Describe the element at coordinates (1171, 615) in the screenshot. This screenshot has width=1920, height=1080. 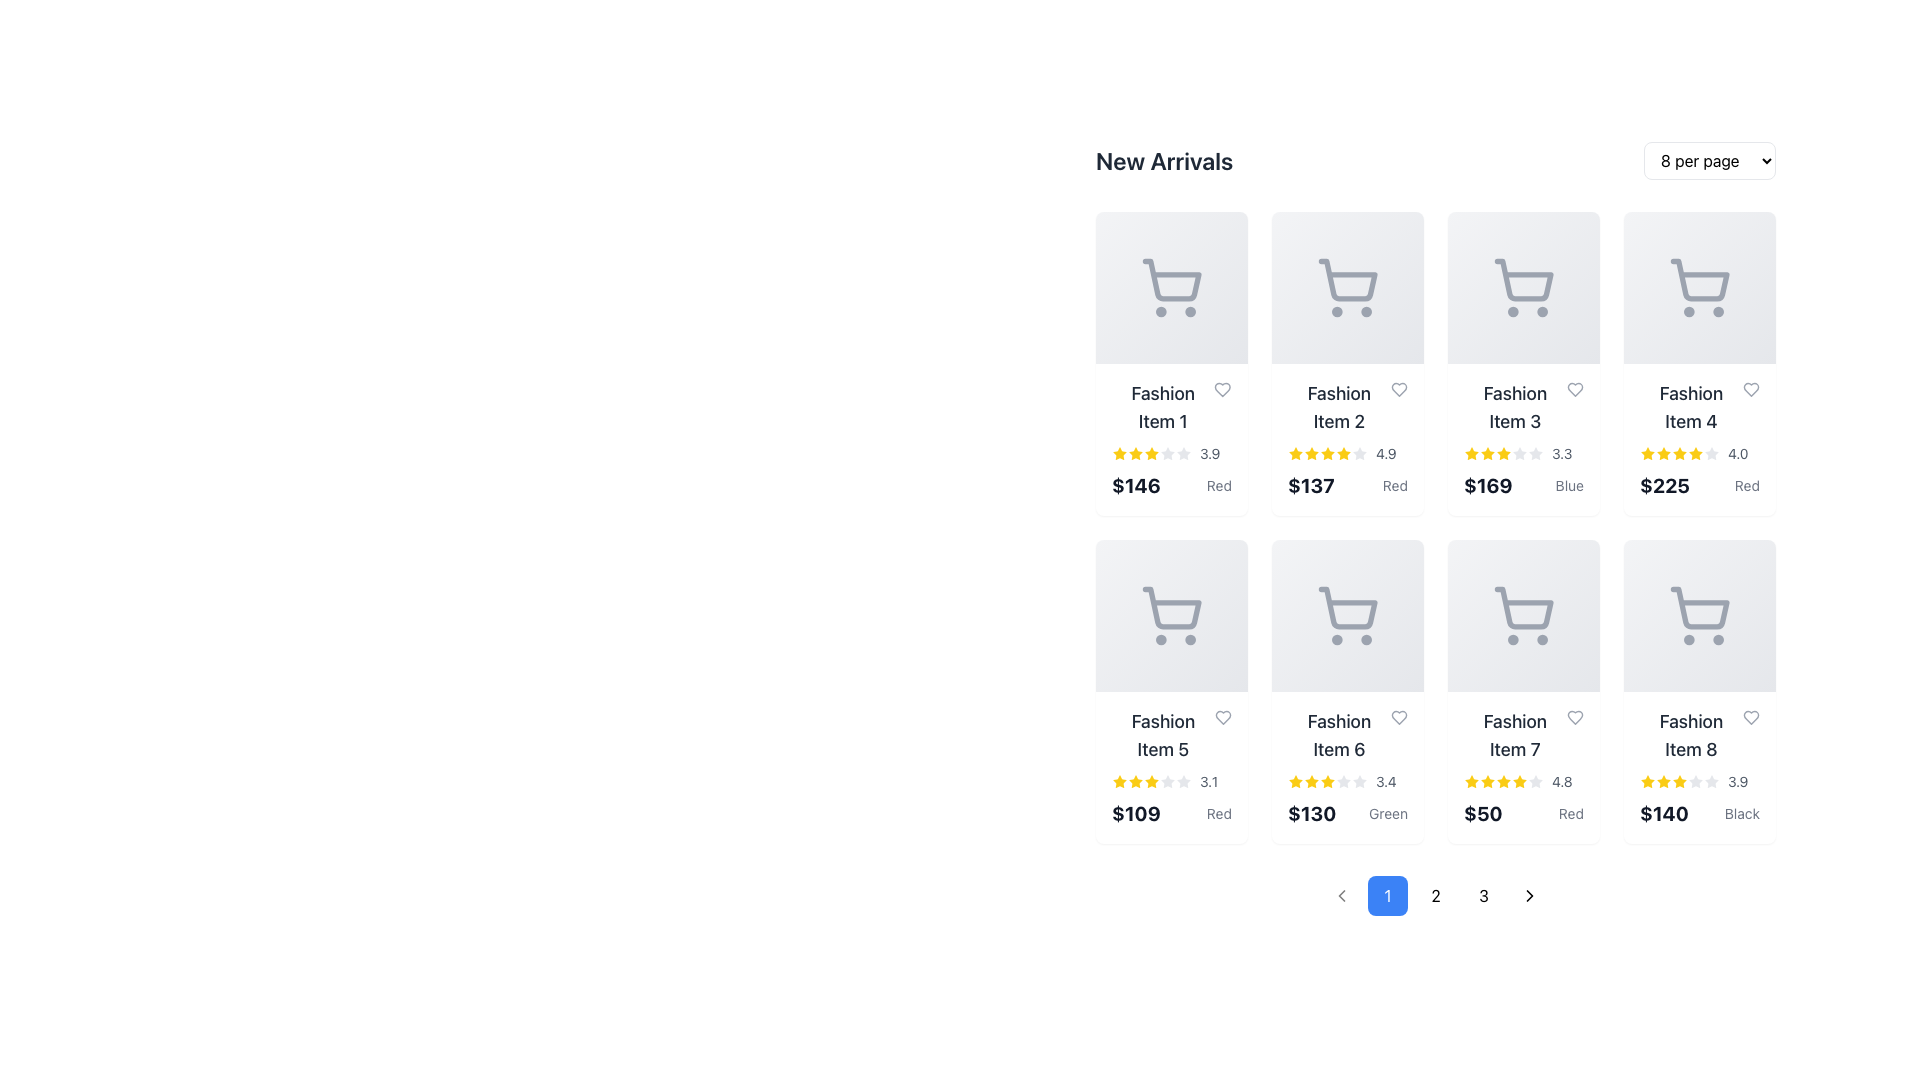
I see `the shopping cart icon, which is gray in color and located in the center of the fifth item in the first row of the product grid labeled 'Fashion Item 5'` at that location.